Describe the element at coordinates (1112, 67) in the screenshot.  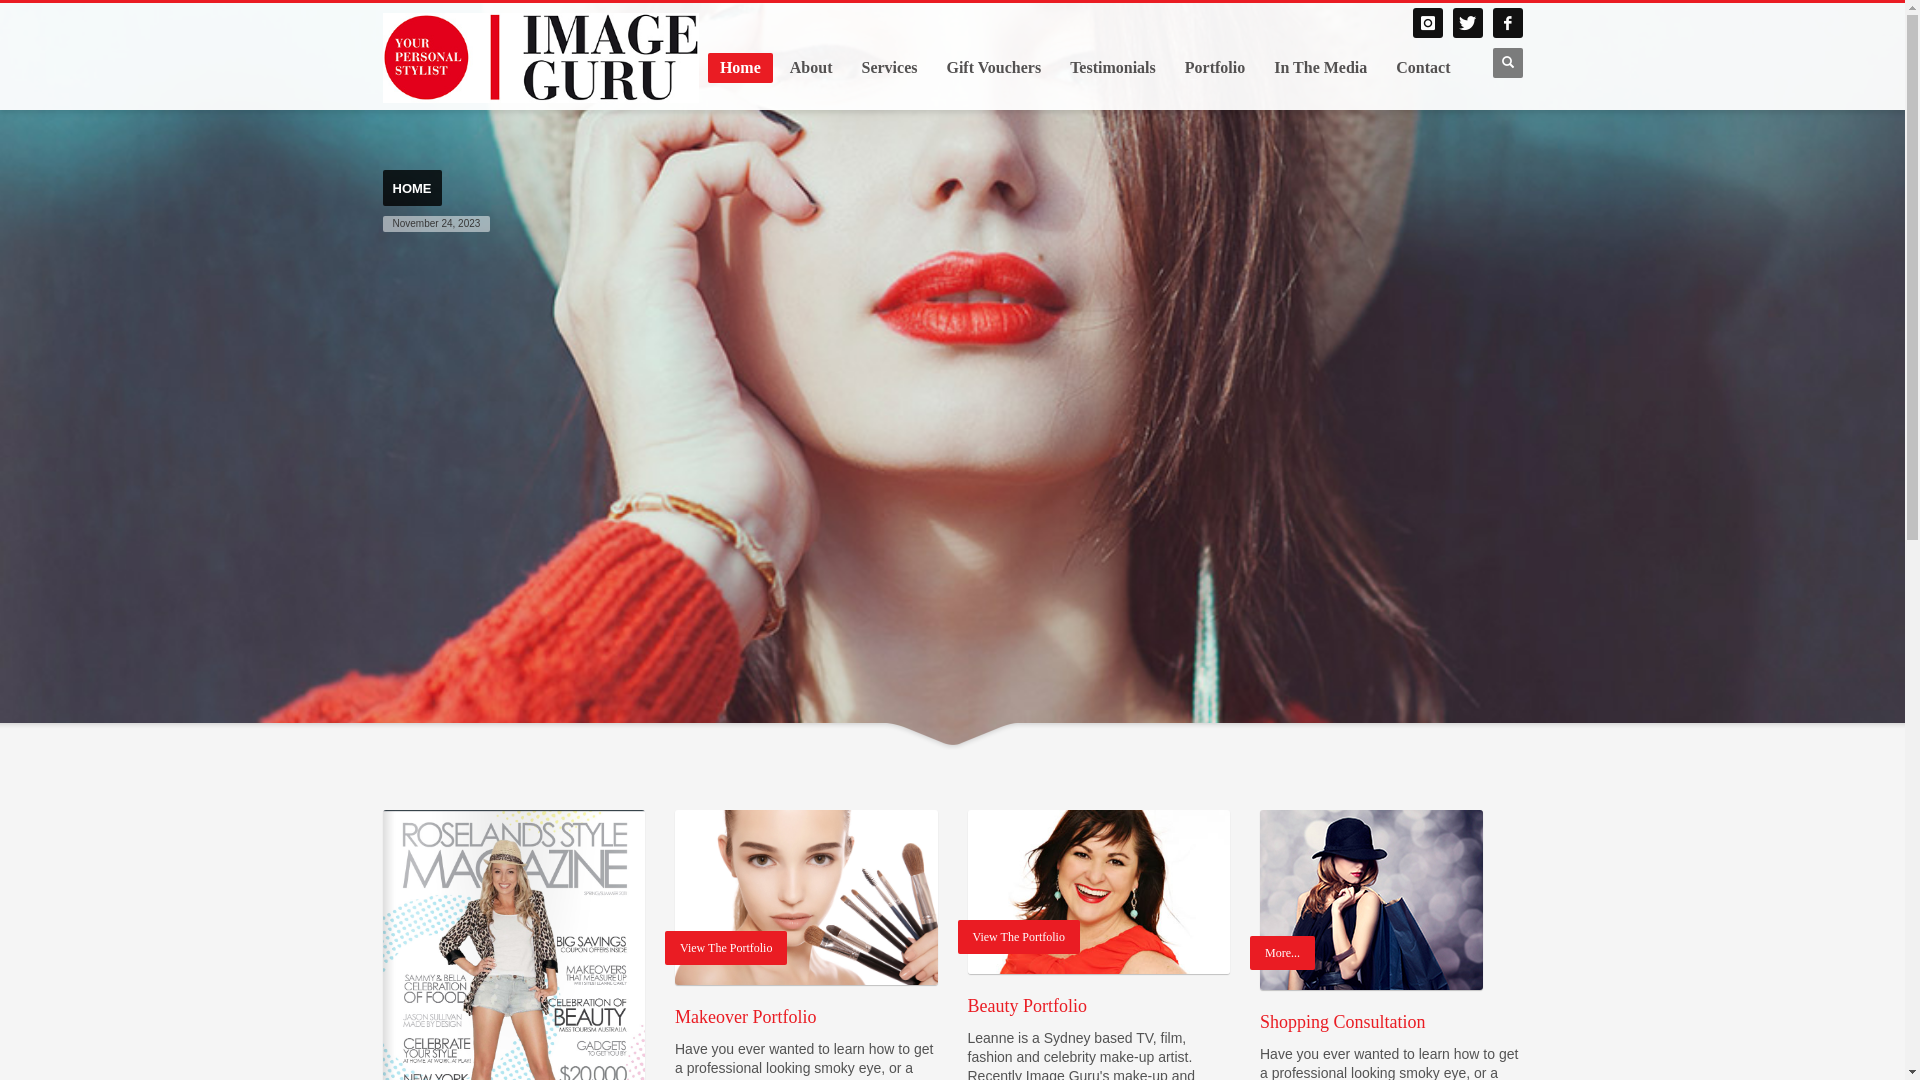
I see `'Testimonials'` at that location.